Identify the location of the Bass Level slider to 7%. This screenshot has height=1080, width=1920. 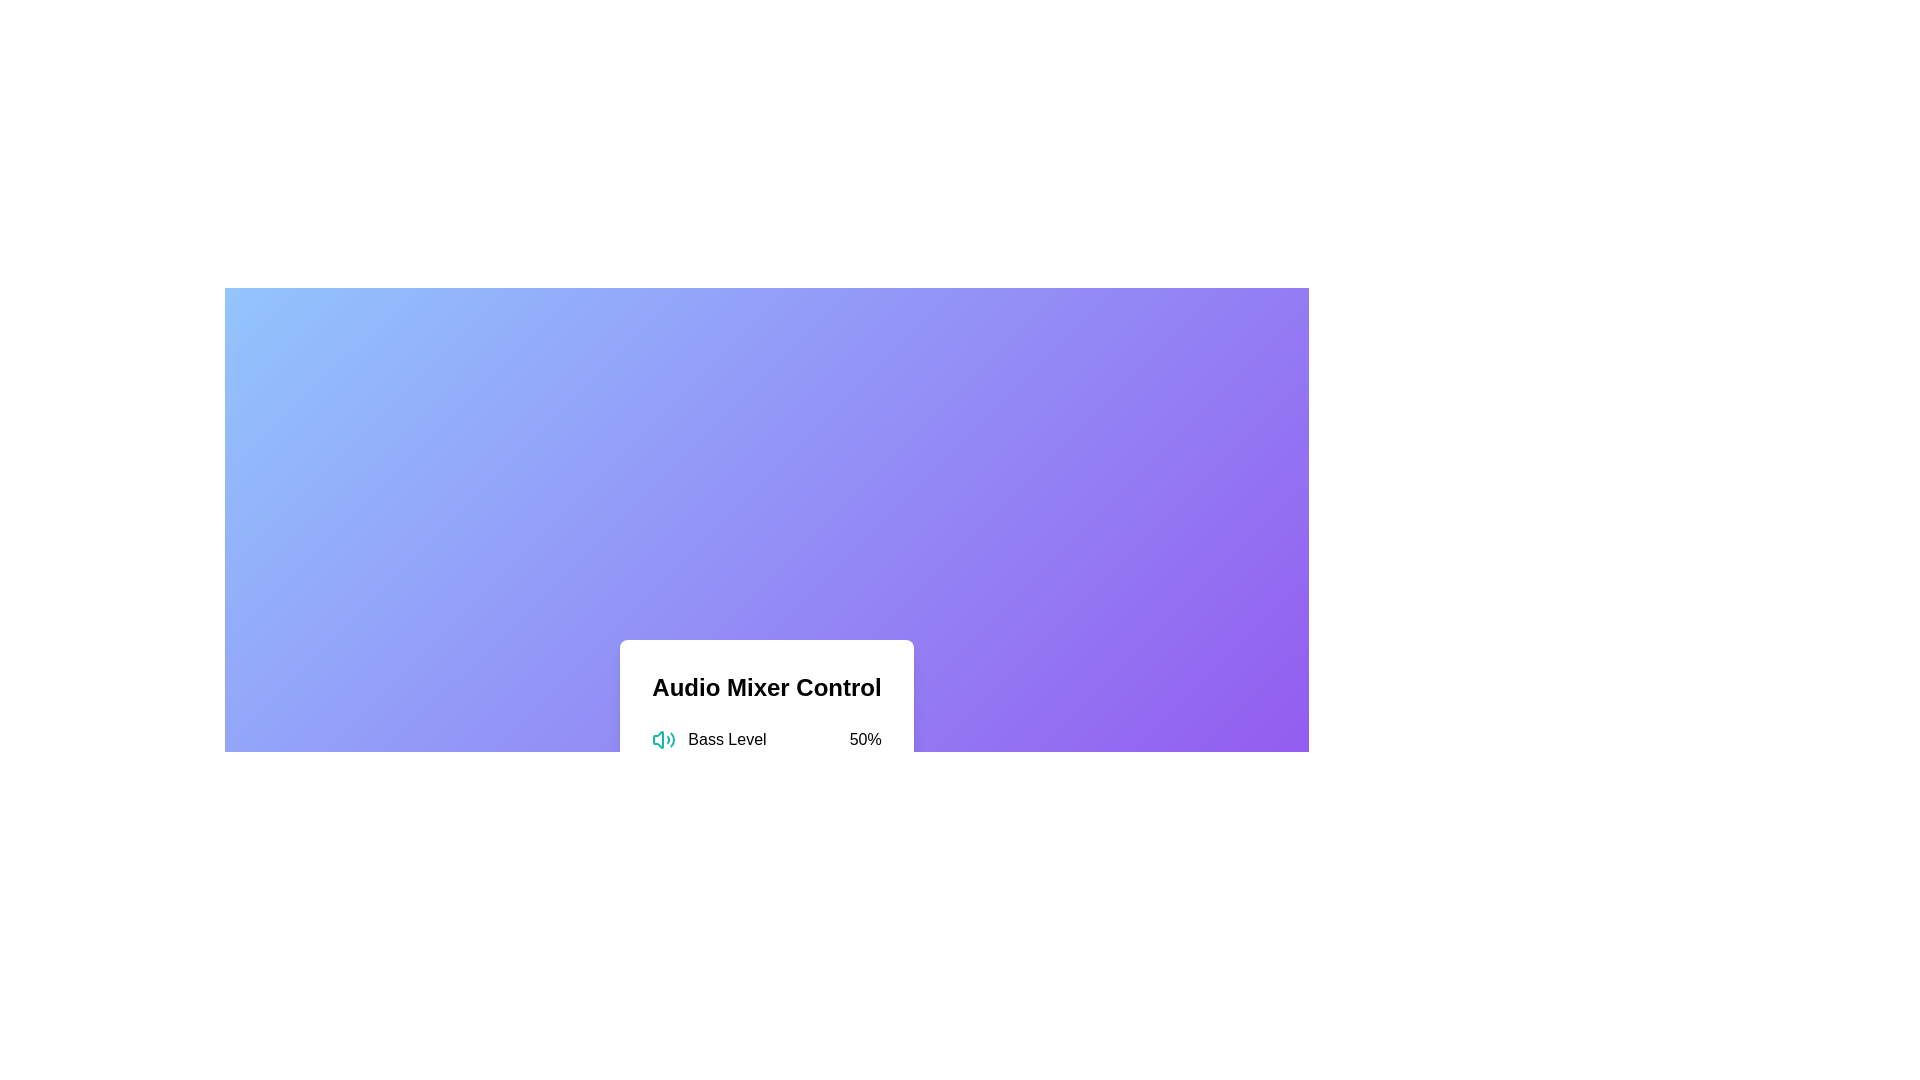
(667, 764).